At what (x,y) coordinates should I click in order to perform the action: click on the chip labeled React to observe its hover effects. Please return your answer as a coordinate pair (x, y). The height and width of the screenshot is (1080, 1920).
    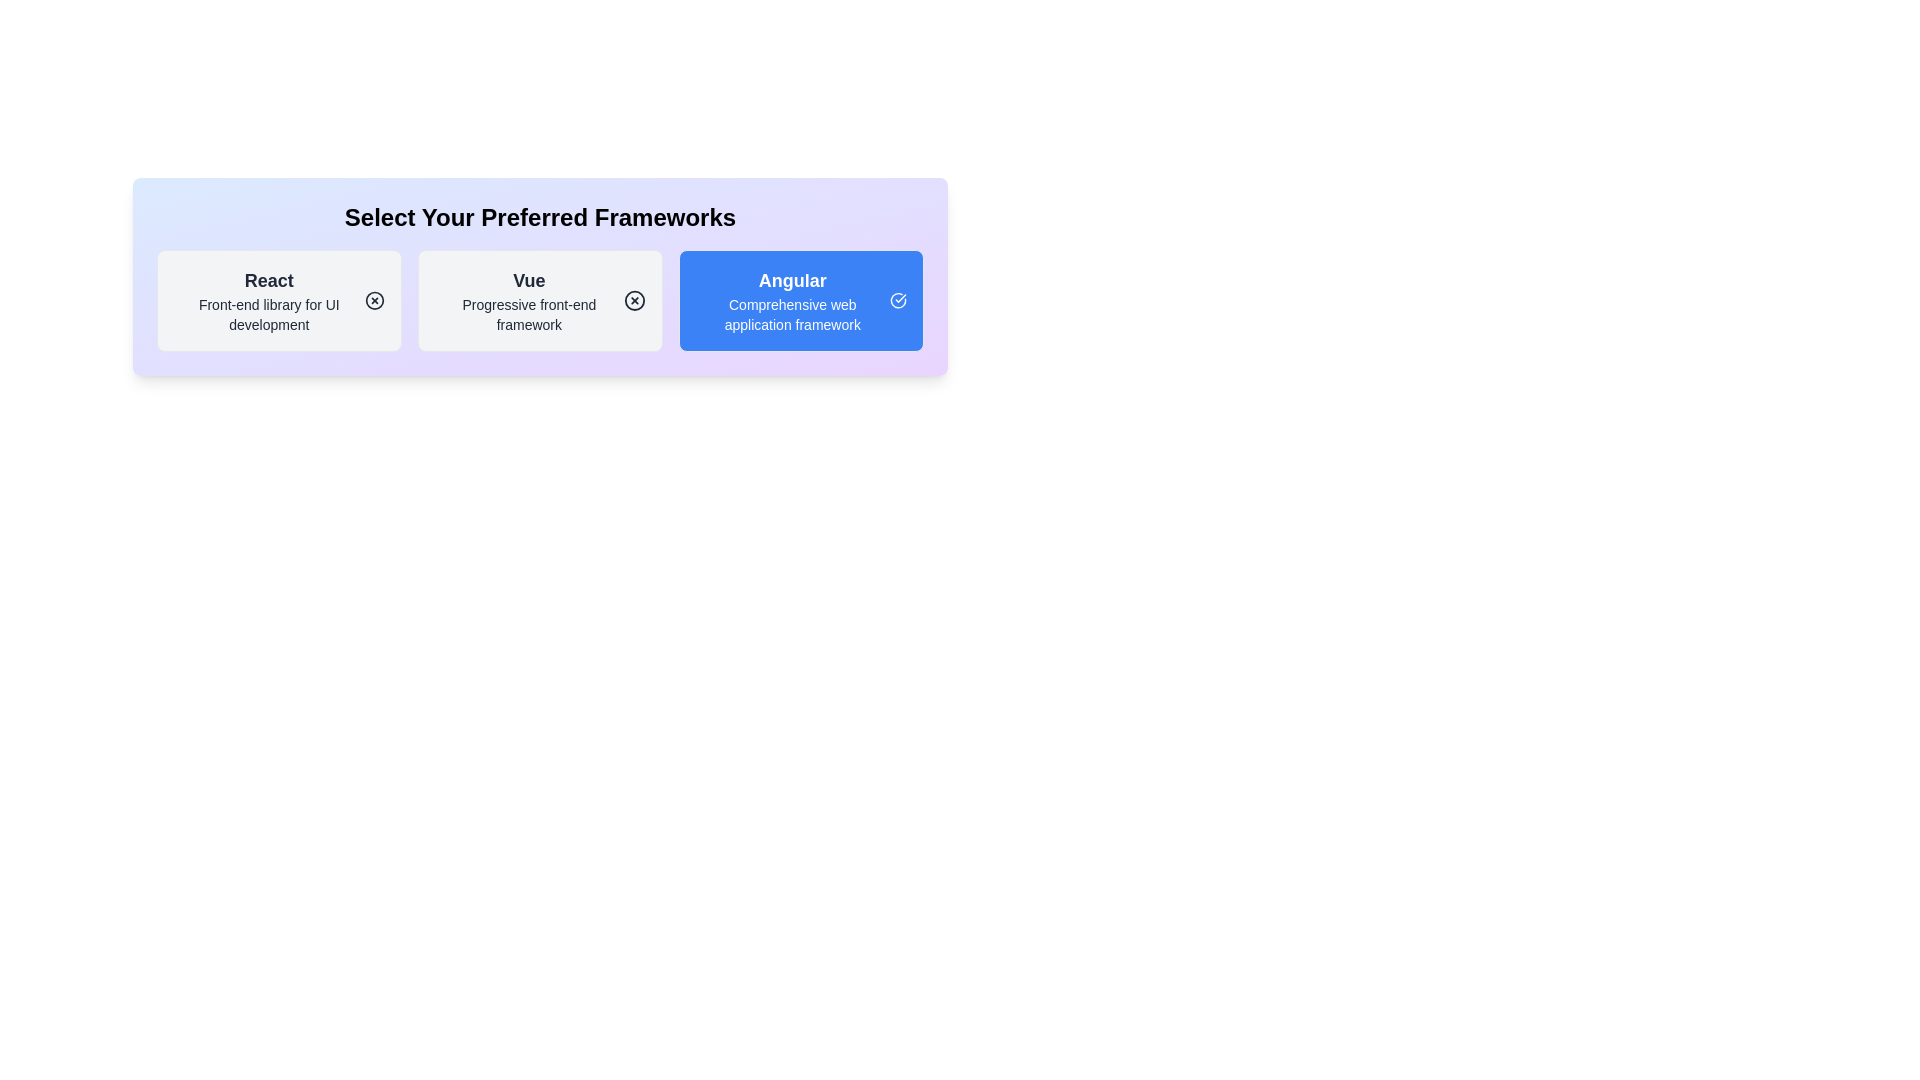
    Looking at the image, I should click on (278, 300).